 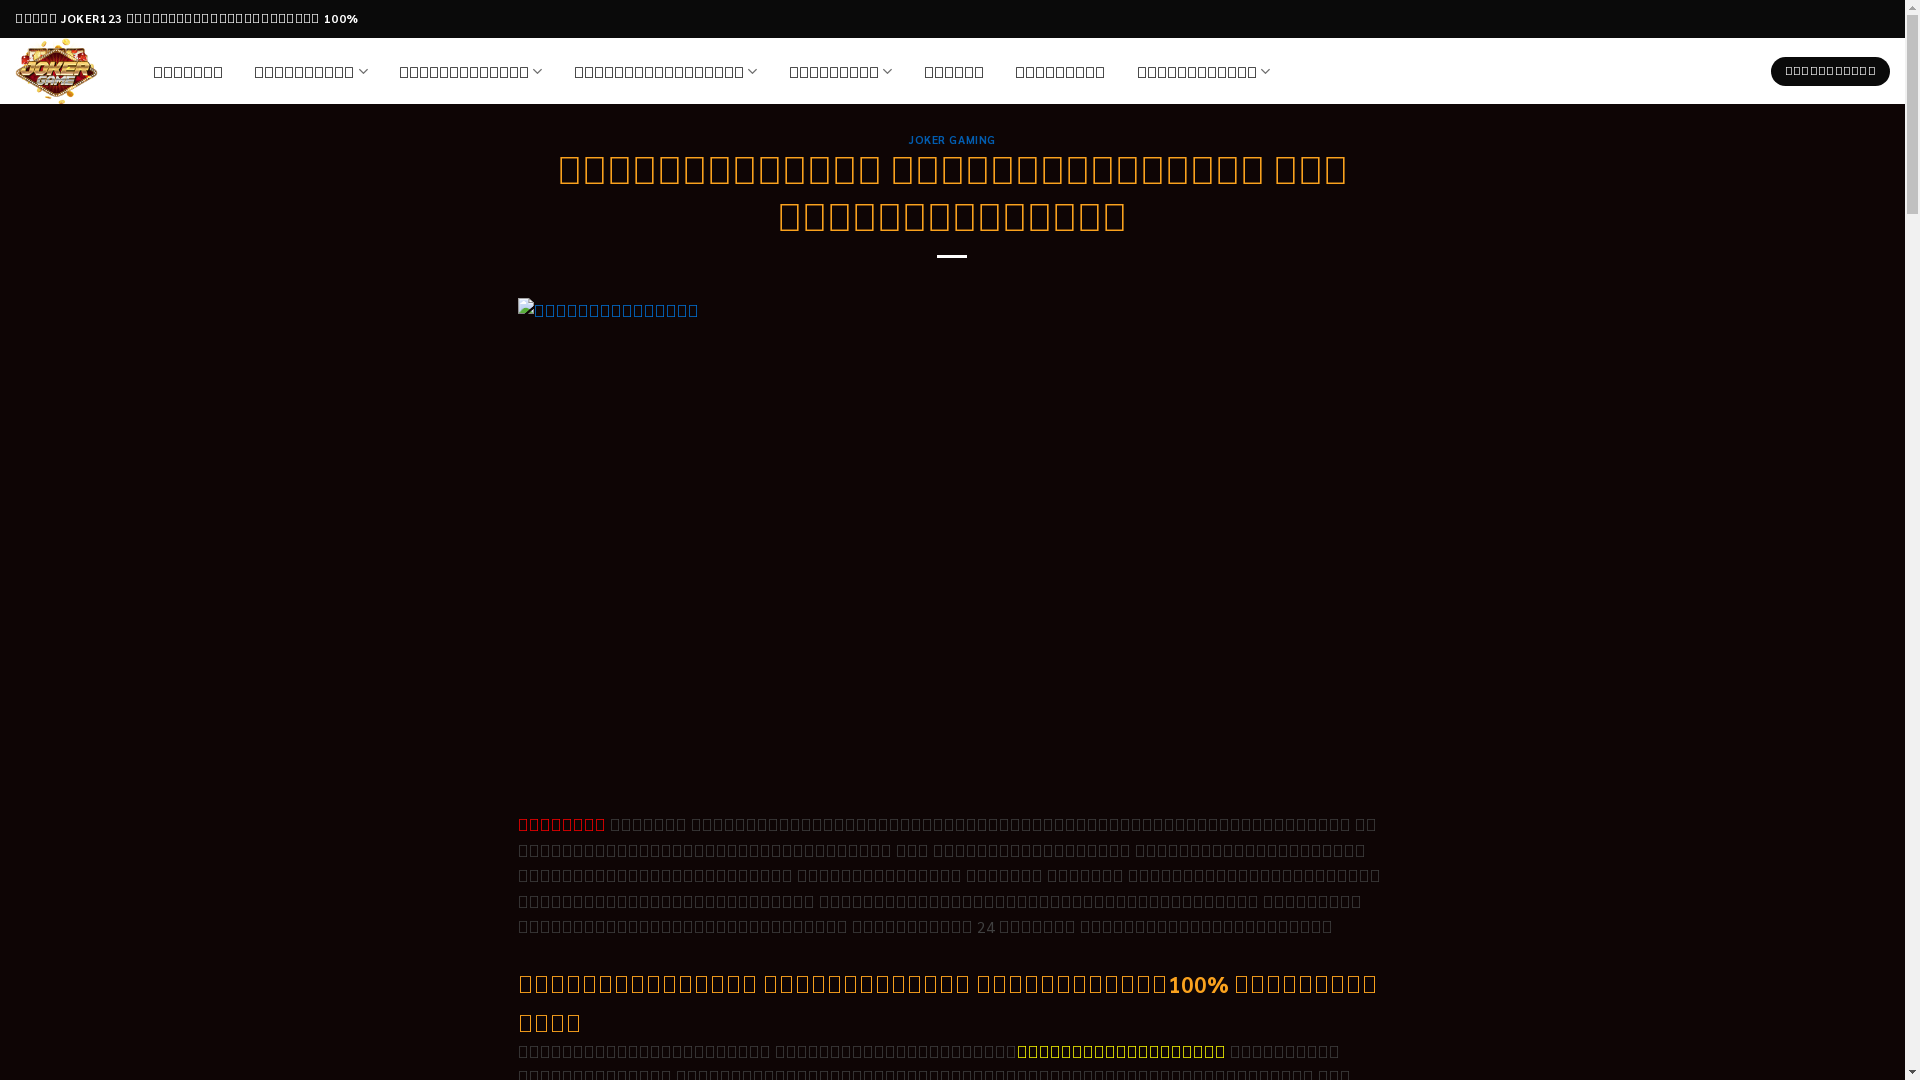 I want to click on 'Skip to content', so click(x=0, y=0).